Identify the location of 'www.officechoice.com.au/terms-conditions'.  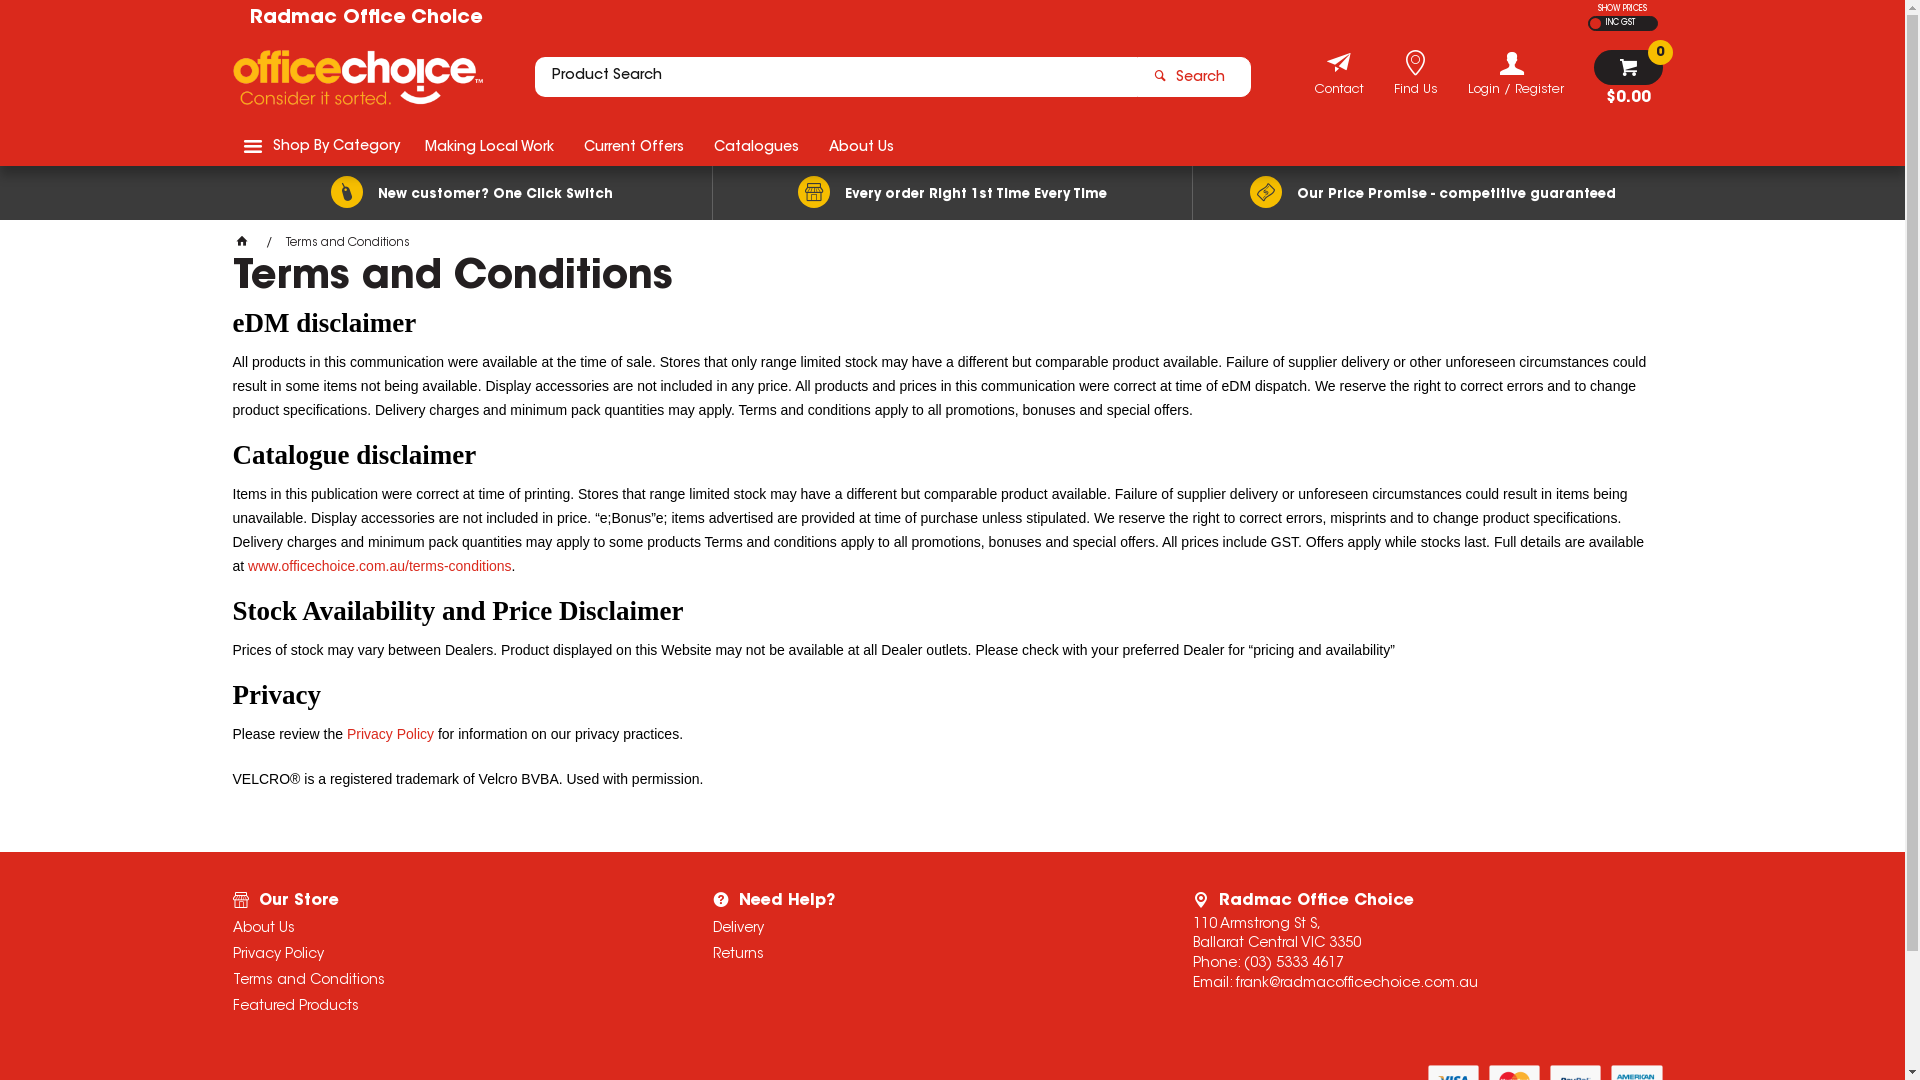
(379, 566).